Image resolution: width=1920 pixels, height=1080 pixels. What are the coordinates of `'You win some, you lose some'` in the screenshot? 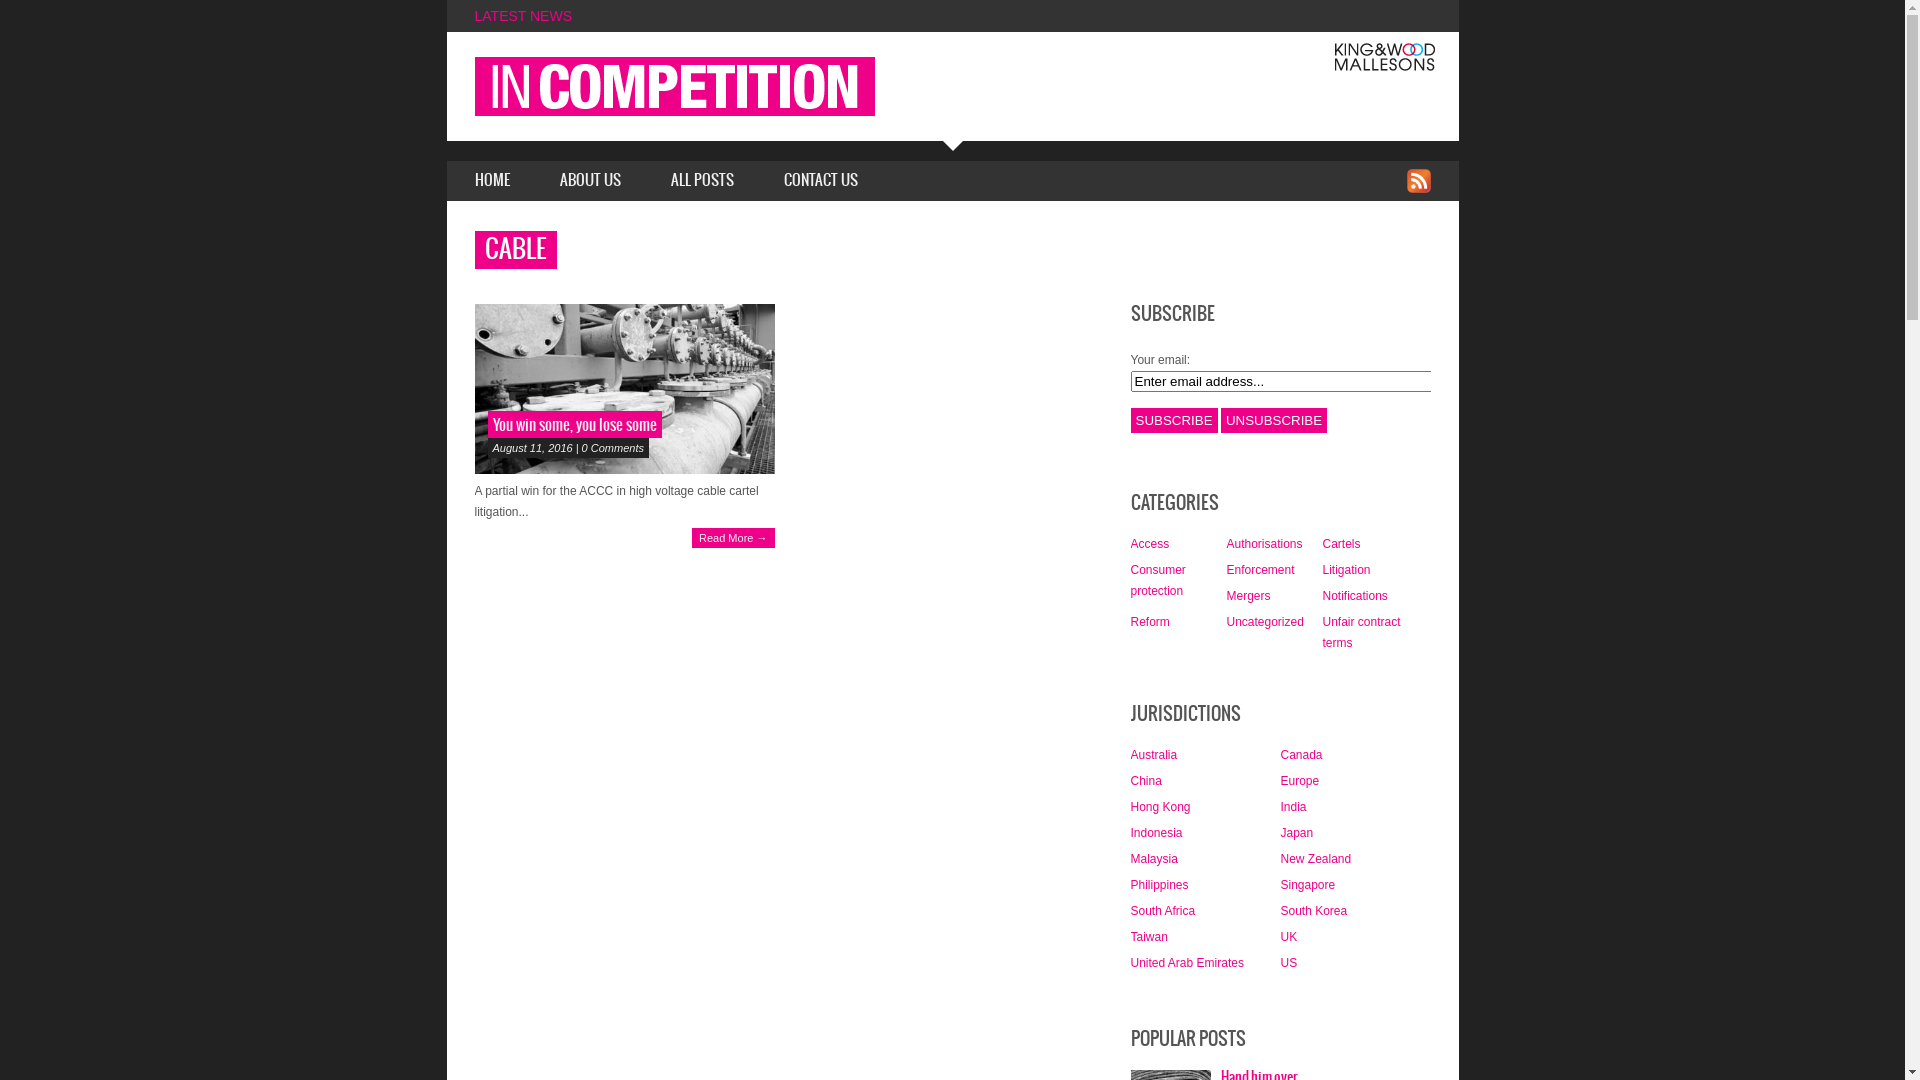 It's located at (573, 424).